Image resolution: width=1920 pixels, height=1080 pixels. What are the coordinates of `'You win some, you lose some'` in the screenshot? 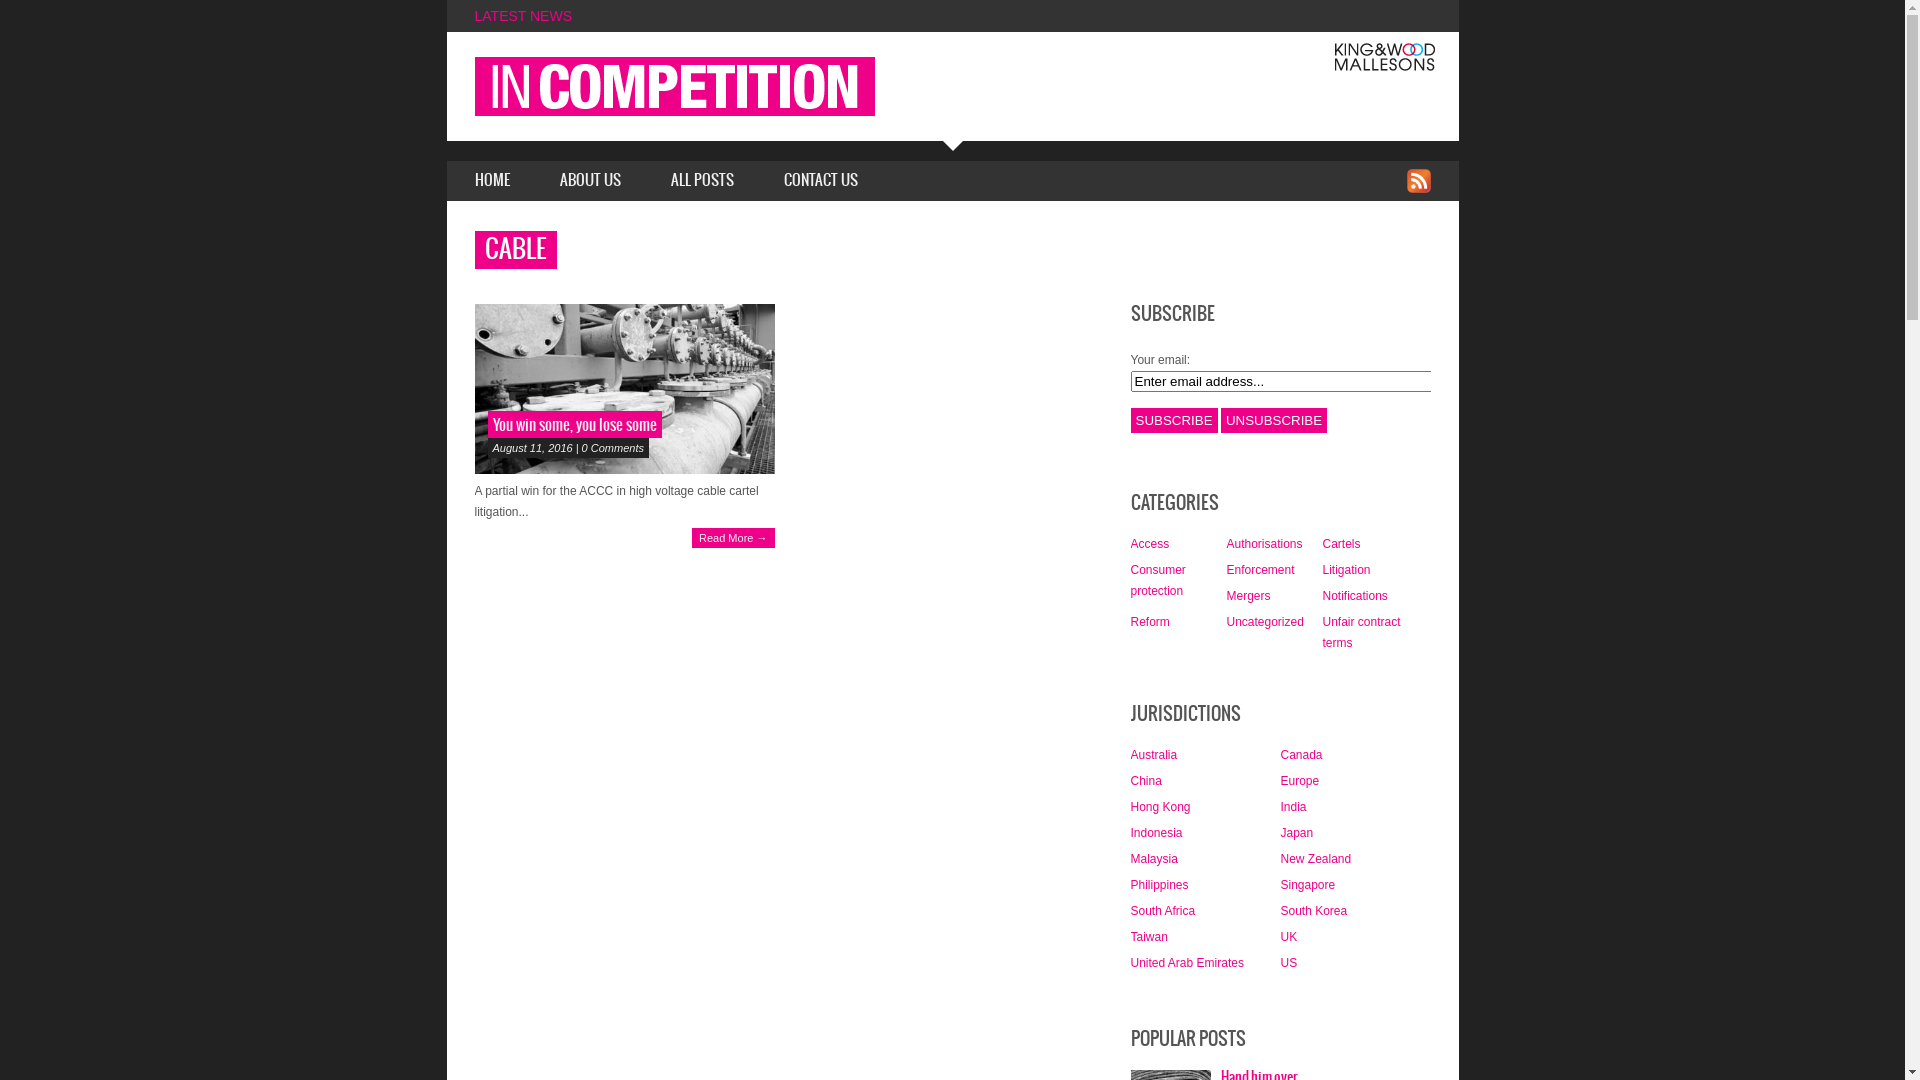 It's located at (573, 424).